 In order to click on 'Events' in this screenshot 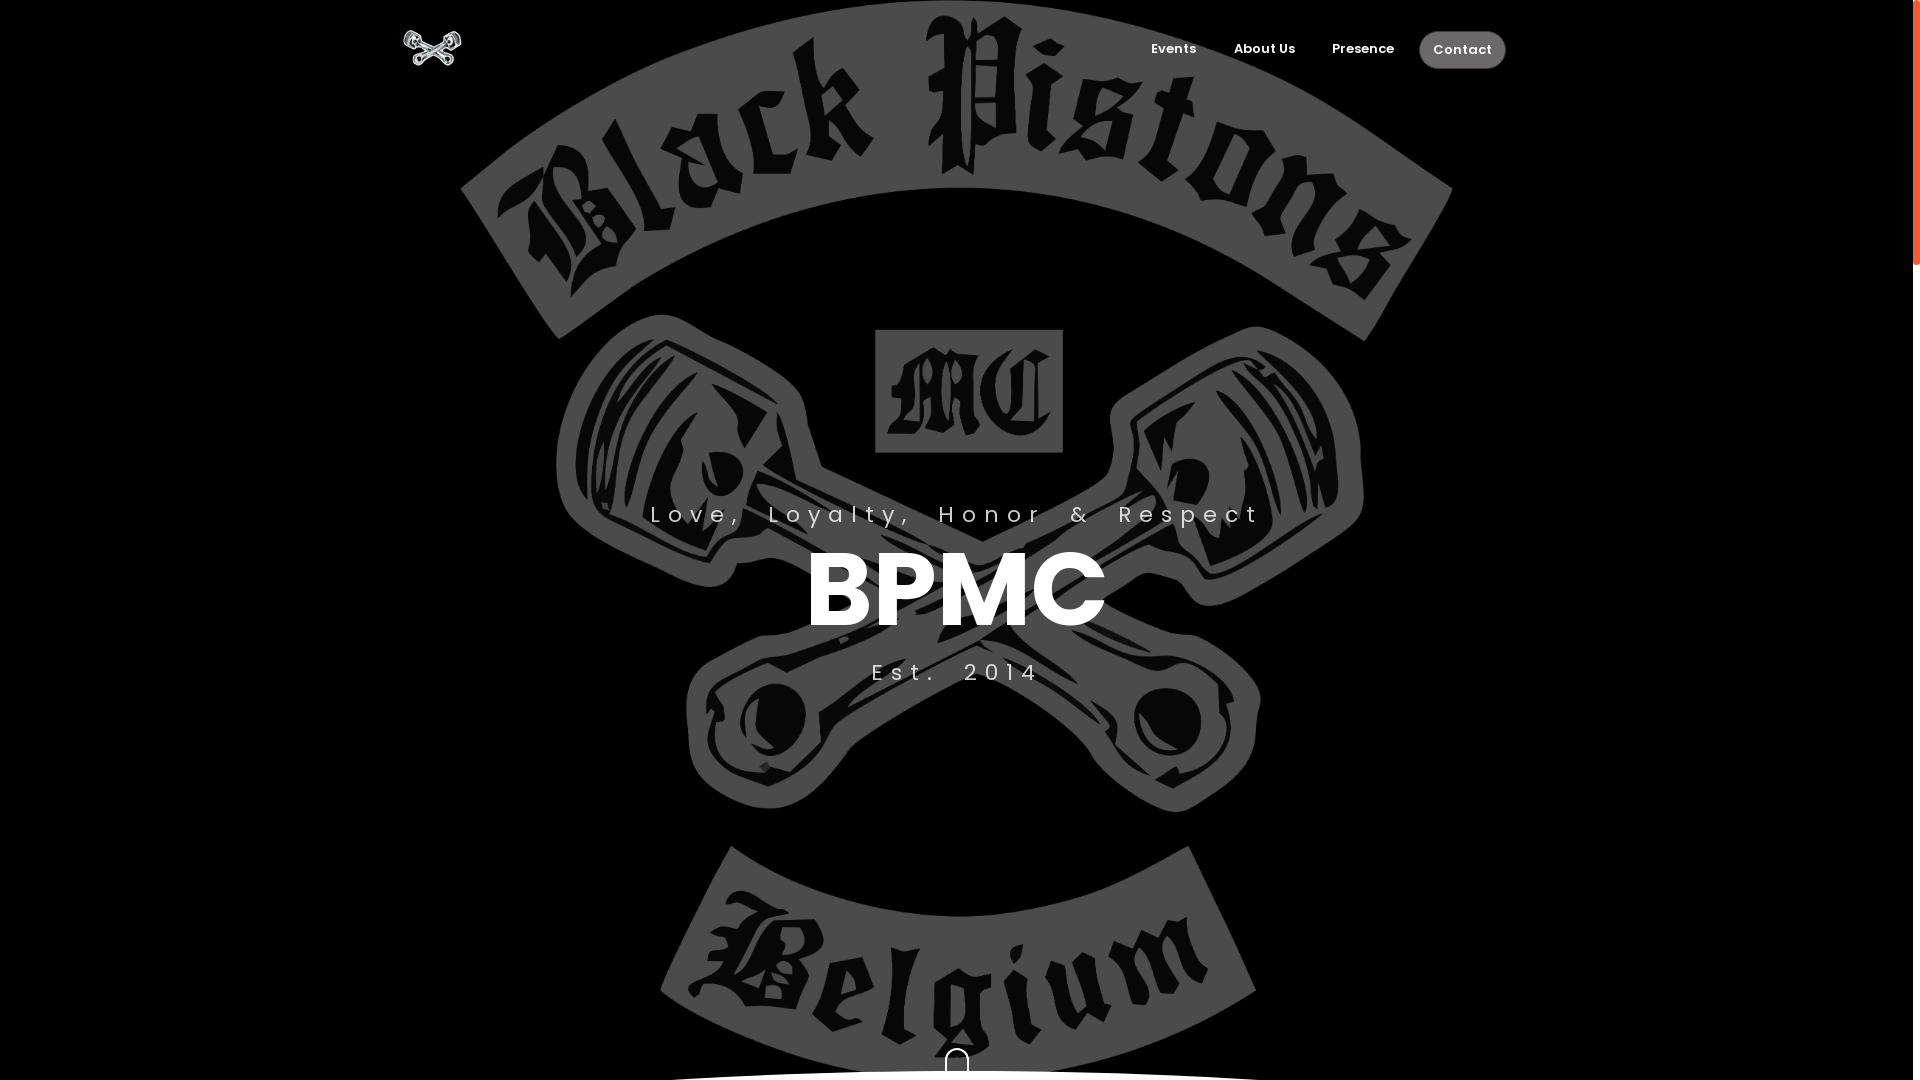, I will do `click(1173, 48)`.